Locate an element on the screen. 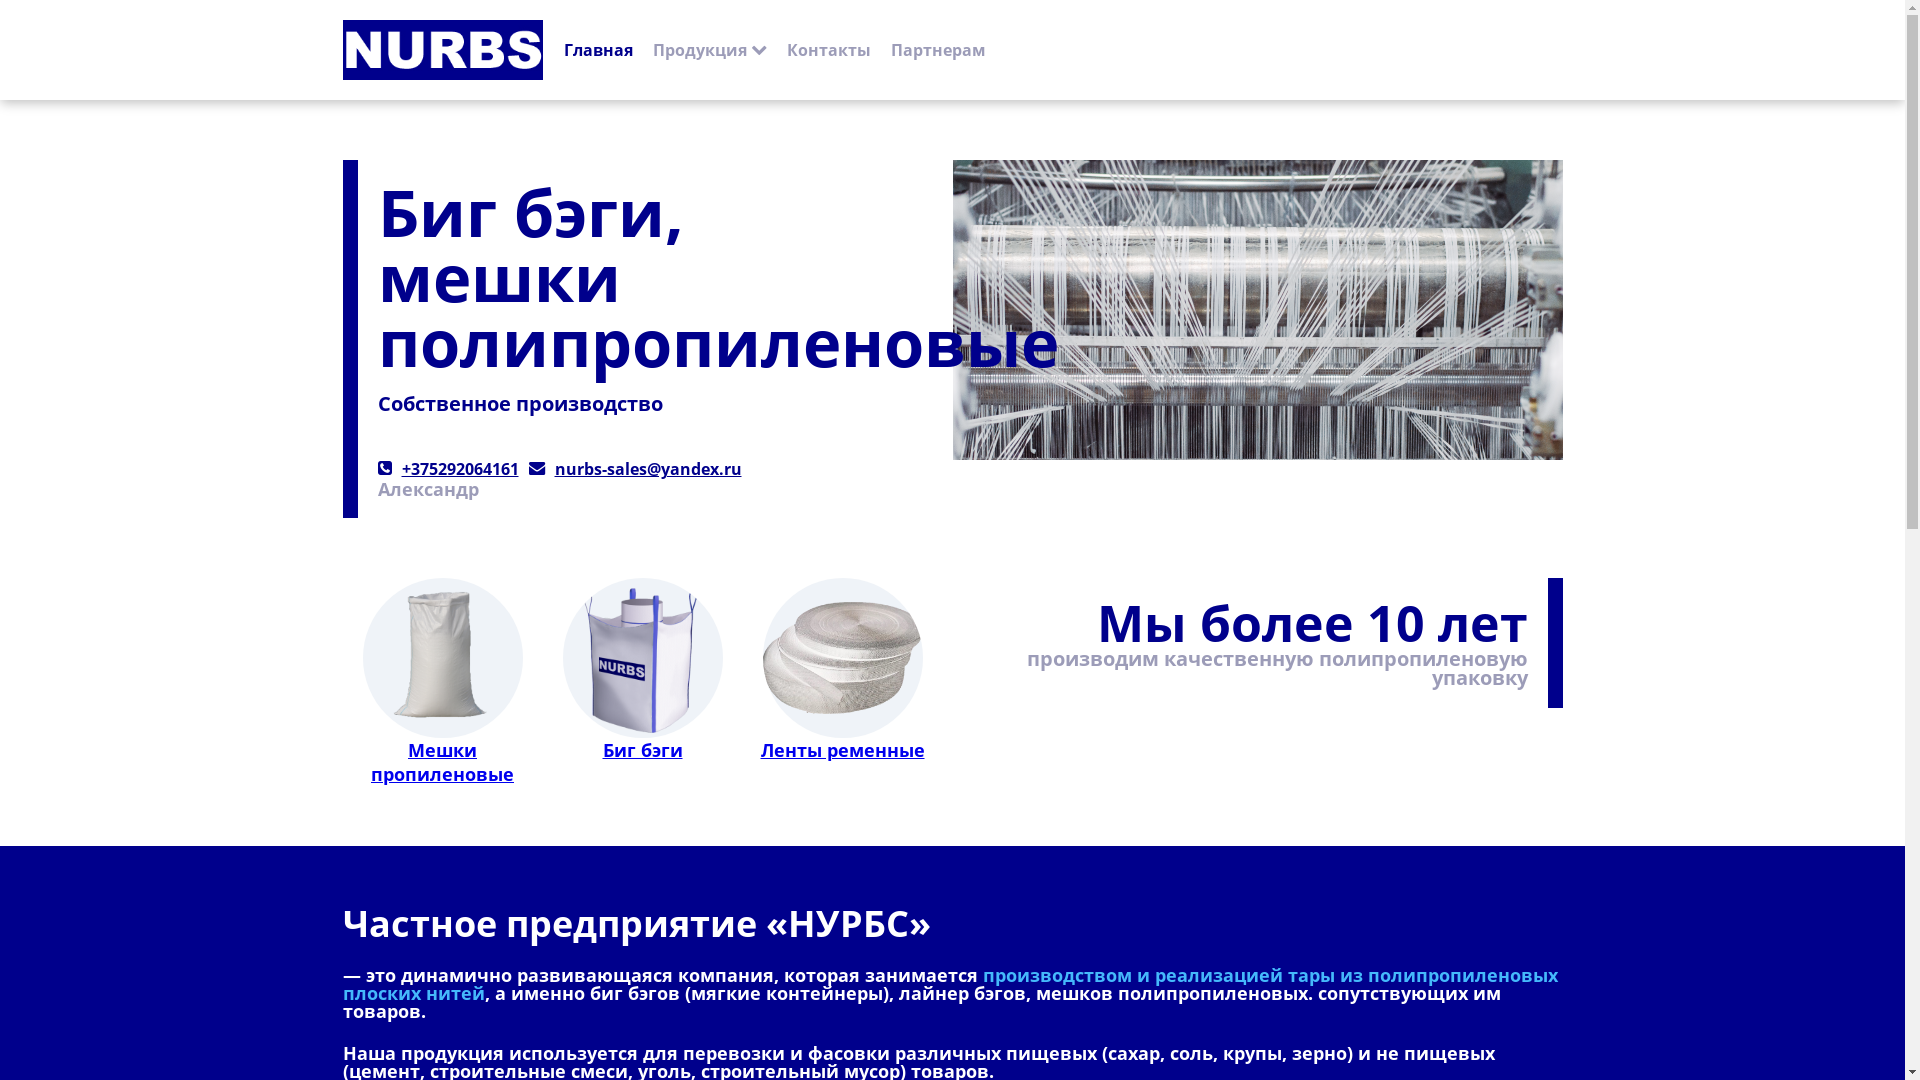 The width and height of the screenshot is (1920, 1080). '+375292064161' is located at coordinates (401, 469).